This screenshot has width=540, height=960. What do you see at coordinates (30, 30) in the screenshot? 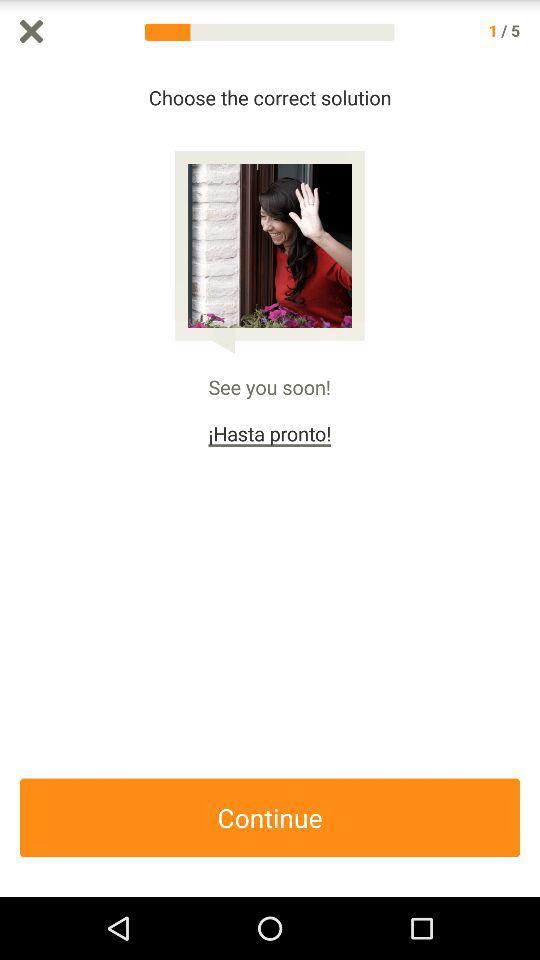
I see `page option` at bounding box center [30, 30].